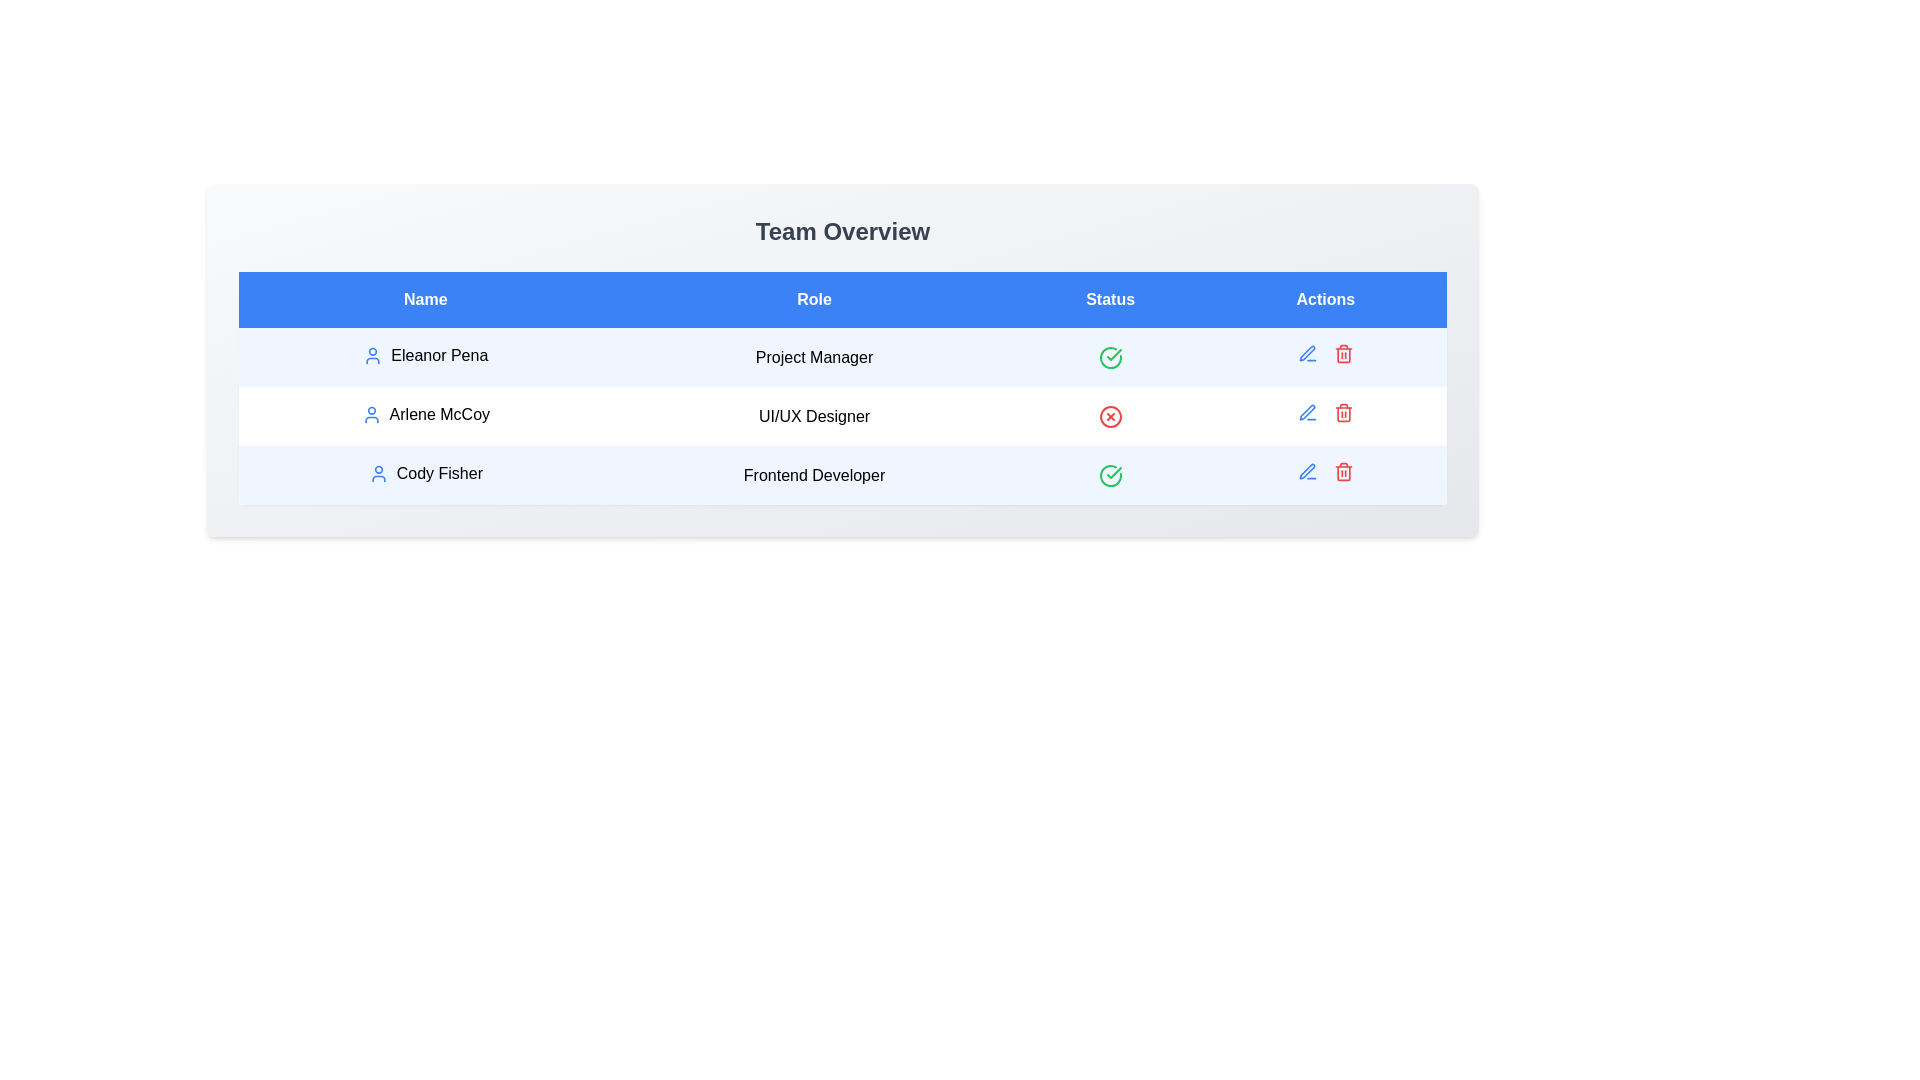 This screenshot has width=1920, height=1080. I want to click on the user icon styled as a circular outline in blue, located in the first row under the 'Name' column next to 'Eleanor Pena', so click(373, 354).